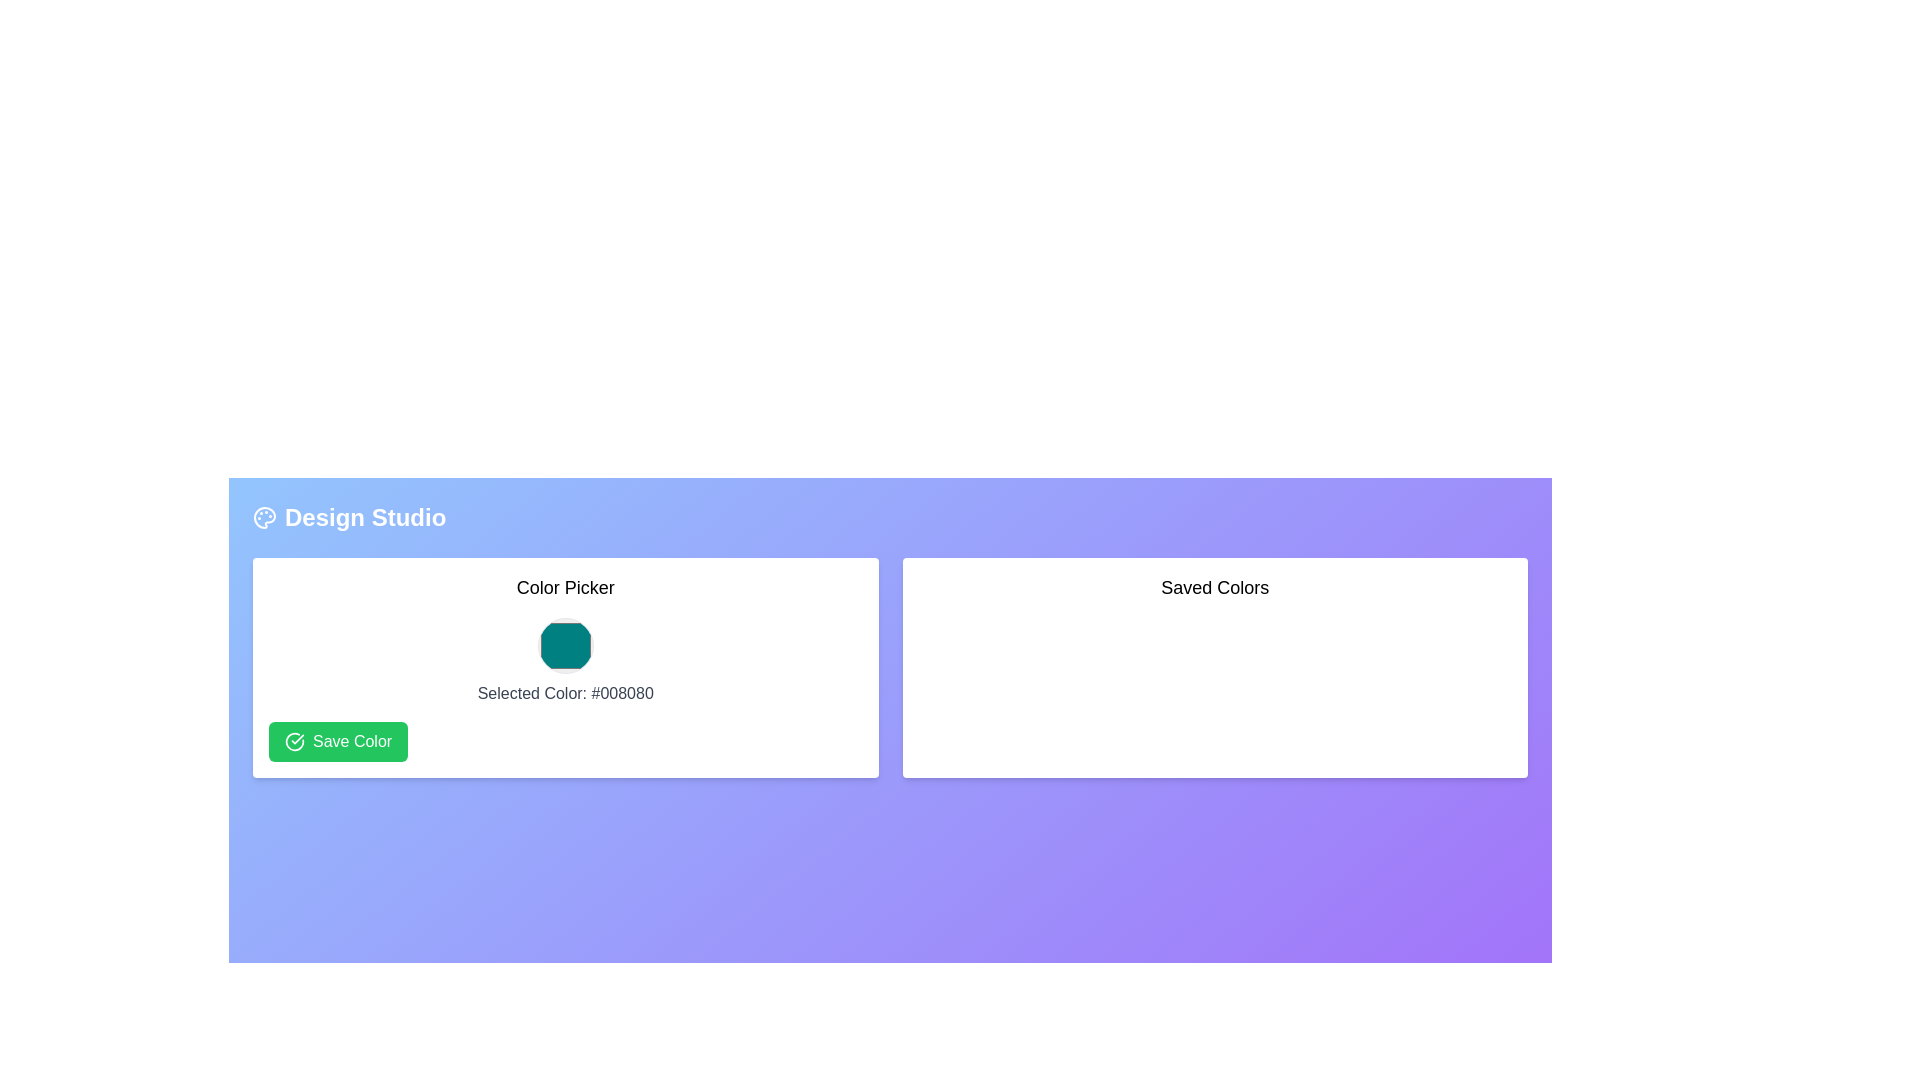 The width and height of the screenshot is (1920, 1080). Describe the element at coordinates (564, 667) in the screenshot. I see `the color circle in the left column of the color selection interface` at that location.